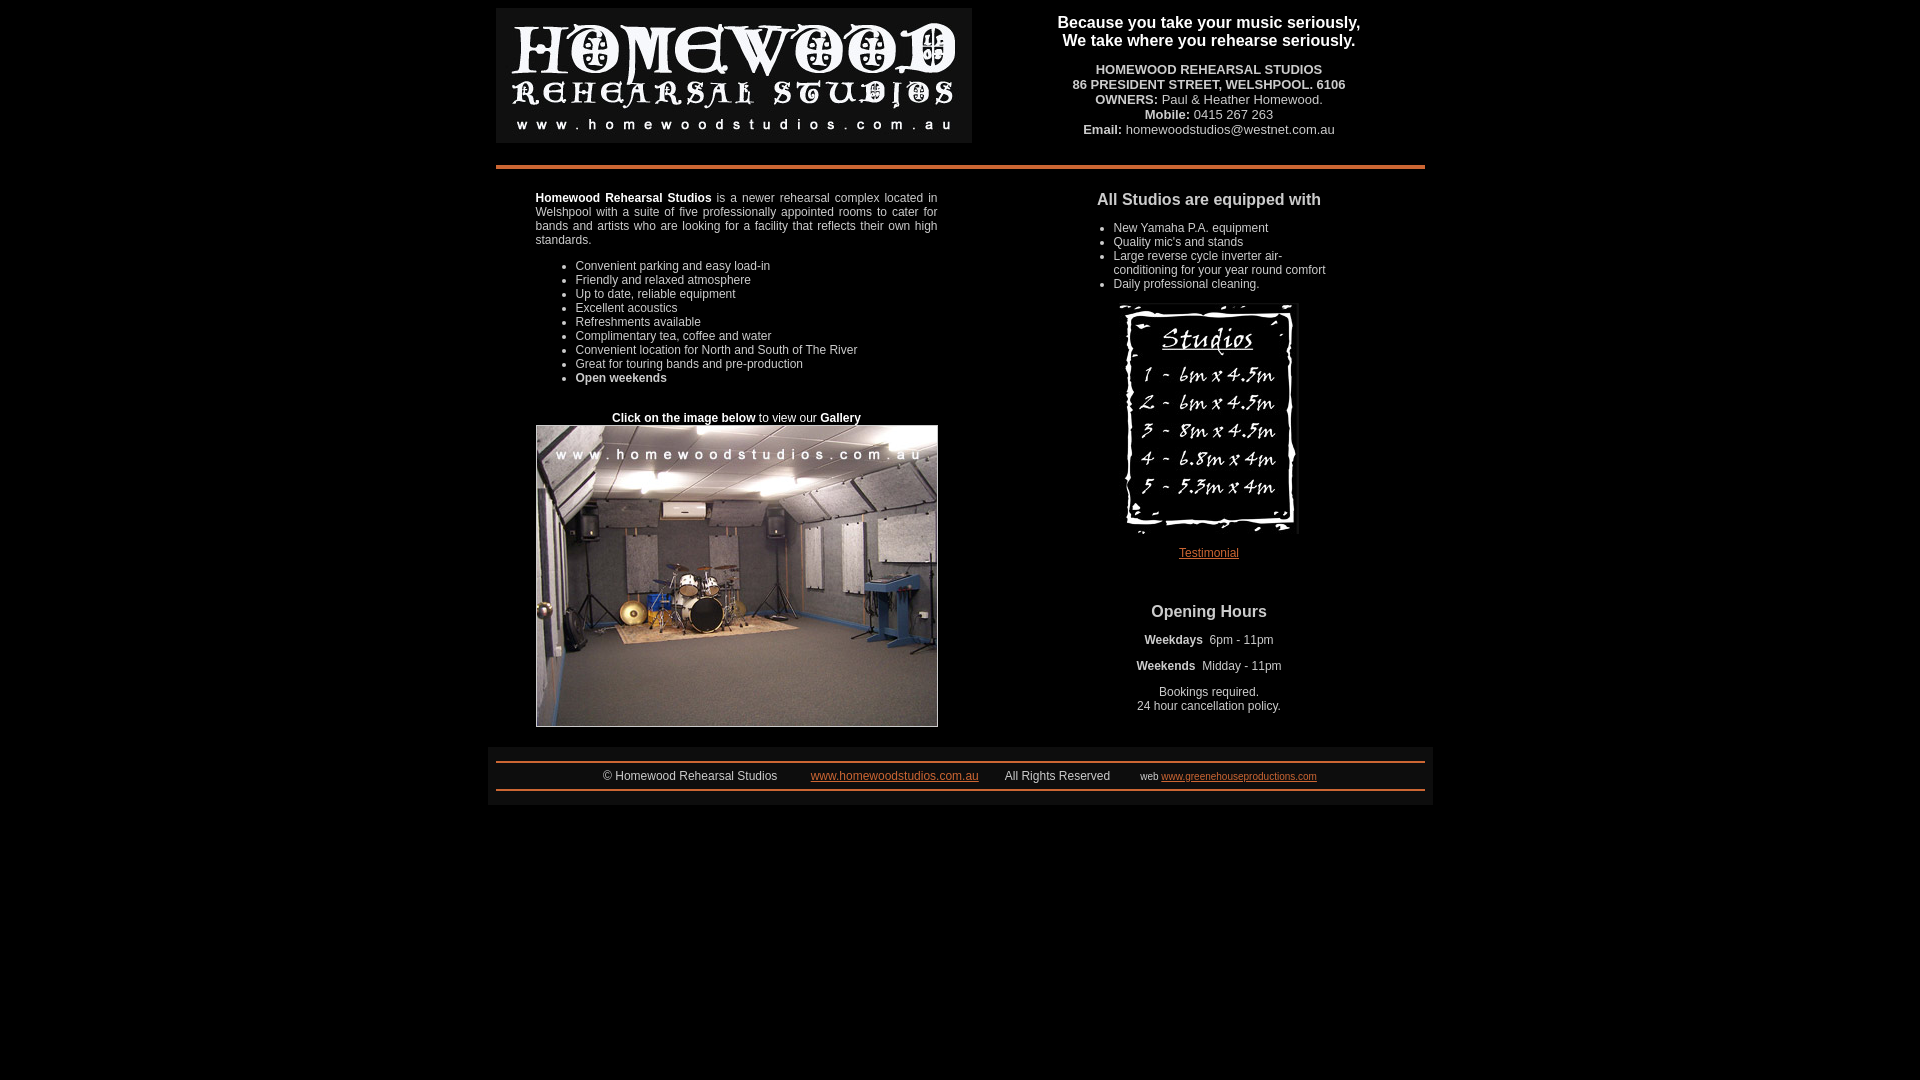 The width and height of the screenshot is (1920, 1080). Describe the element at coordinates (893, 774) in the screenshot. I see `'www.homewoodstudios.com.au'` at that location.